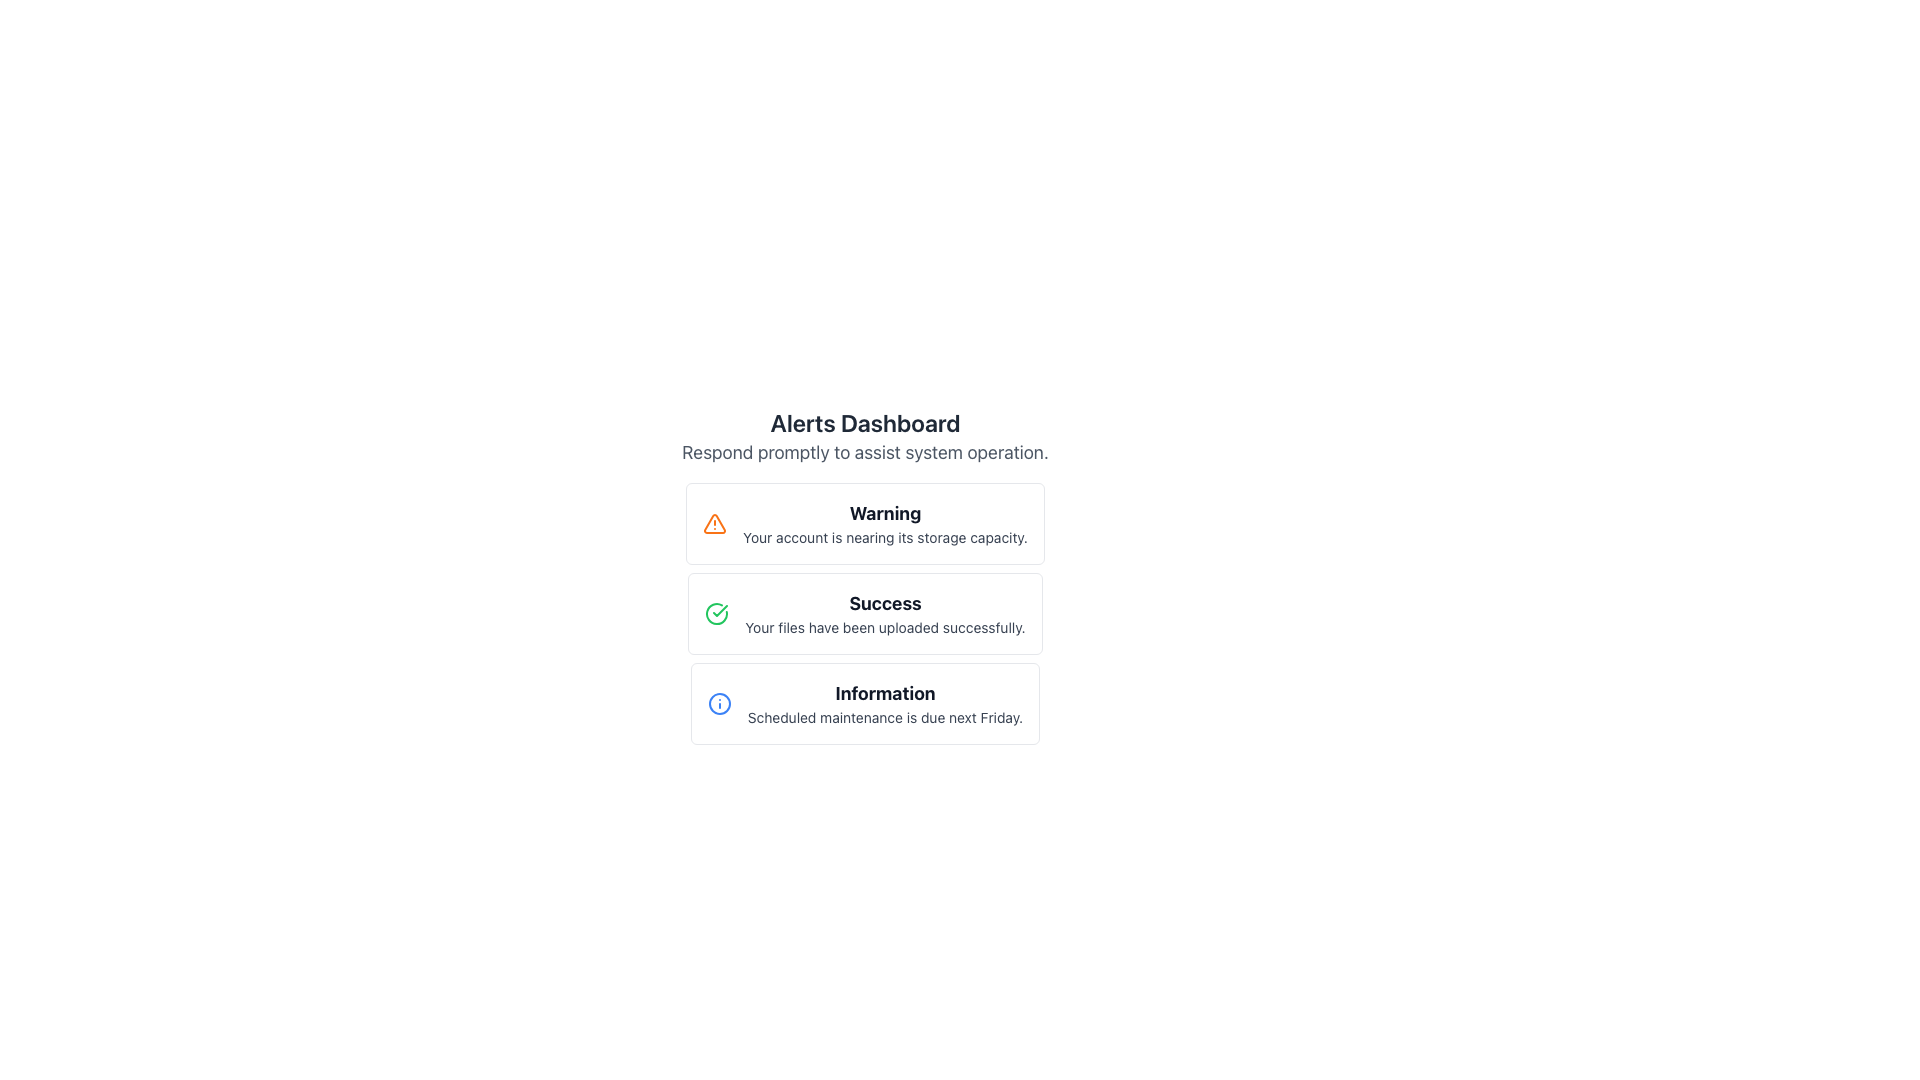 Image resolution: width=1920 pixels, height=1080 pixels. What do you see at coordinates (720, 609) in the screenshot?
I see `the green checkmark icon that signifies a successful operation, located alongside the 'Success' label within the second box of the vertical arrangement of information cards` at bounding box center [720, 609].